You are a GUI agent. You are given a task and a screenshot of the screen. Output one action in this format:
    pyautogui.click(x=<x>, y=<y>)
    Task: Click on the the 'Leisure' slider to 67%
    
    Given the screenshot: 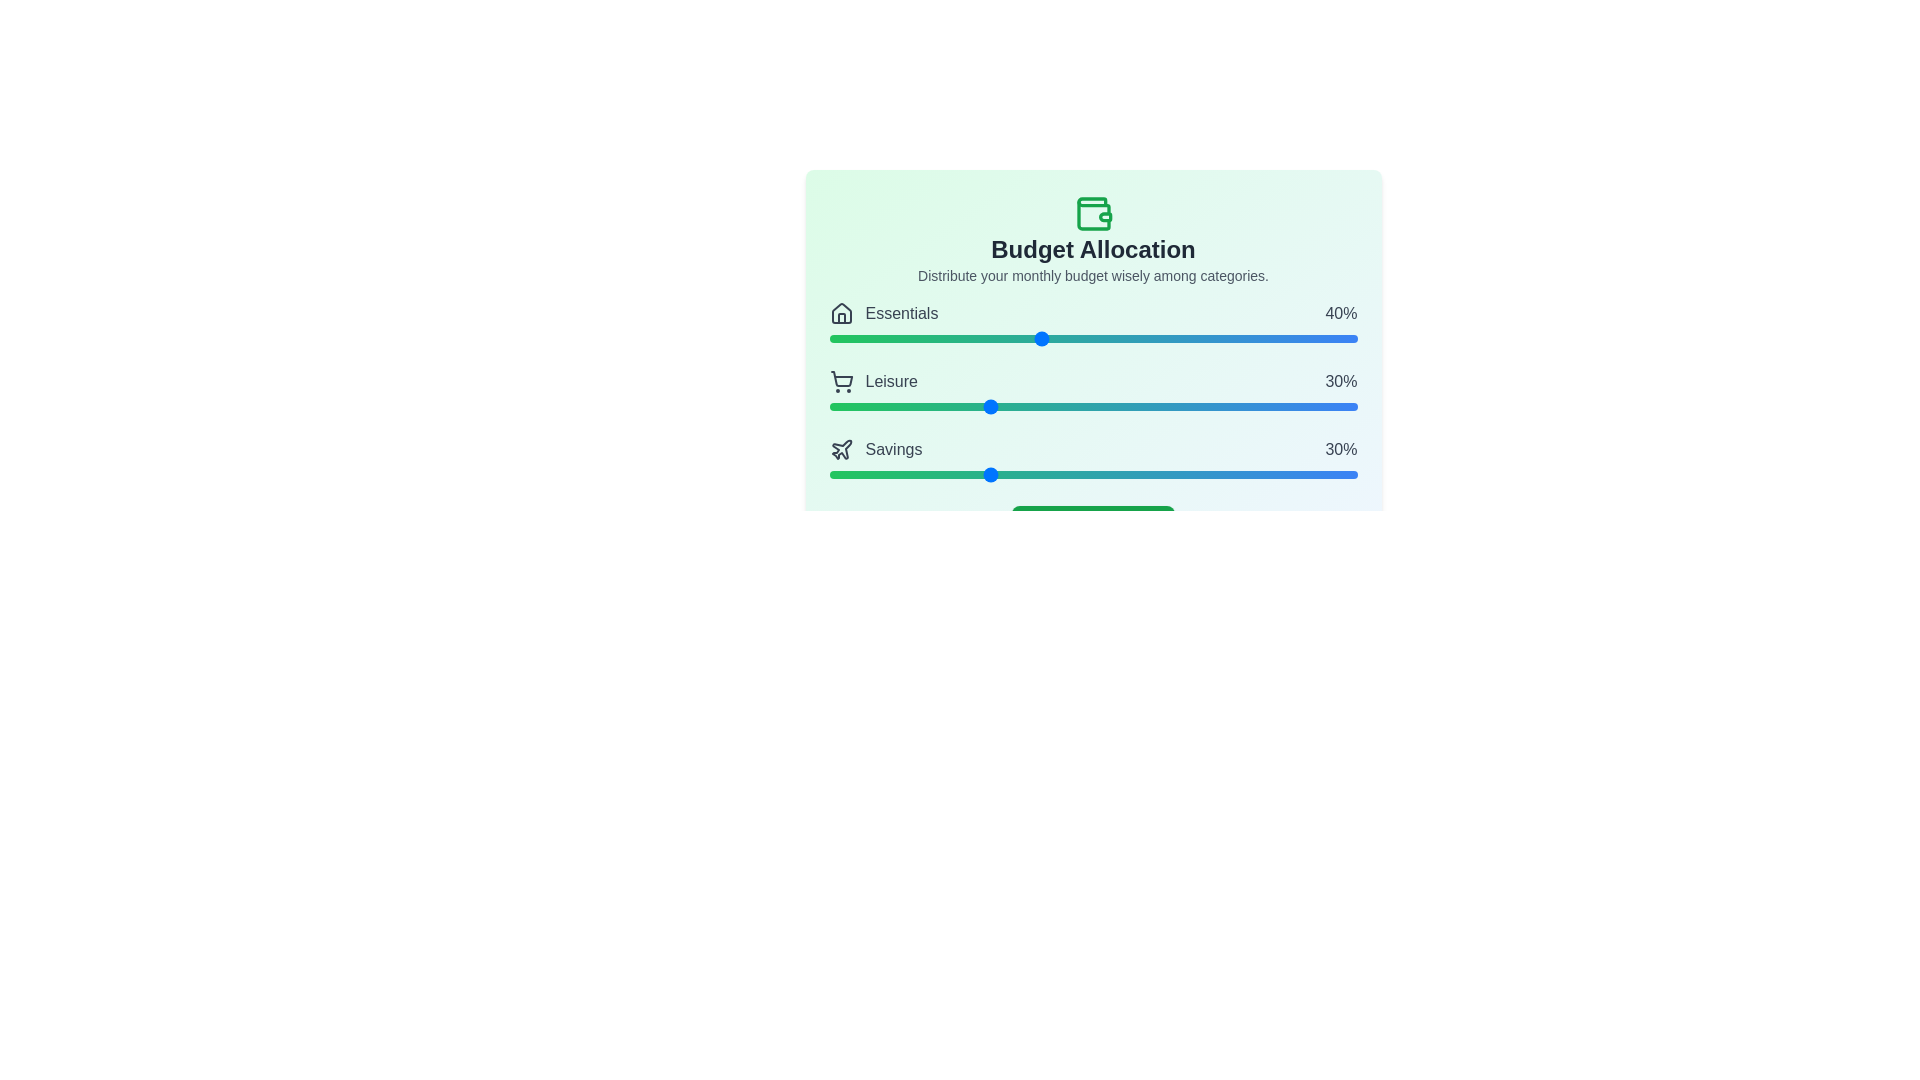 What is the action you would take?
    pyautogui.click(x=1183, y=406)
    